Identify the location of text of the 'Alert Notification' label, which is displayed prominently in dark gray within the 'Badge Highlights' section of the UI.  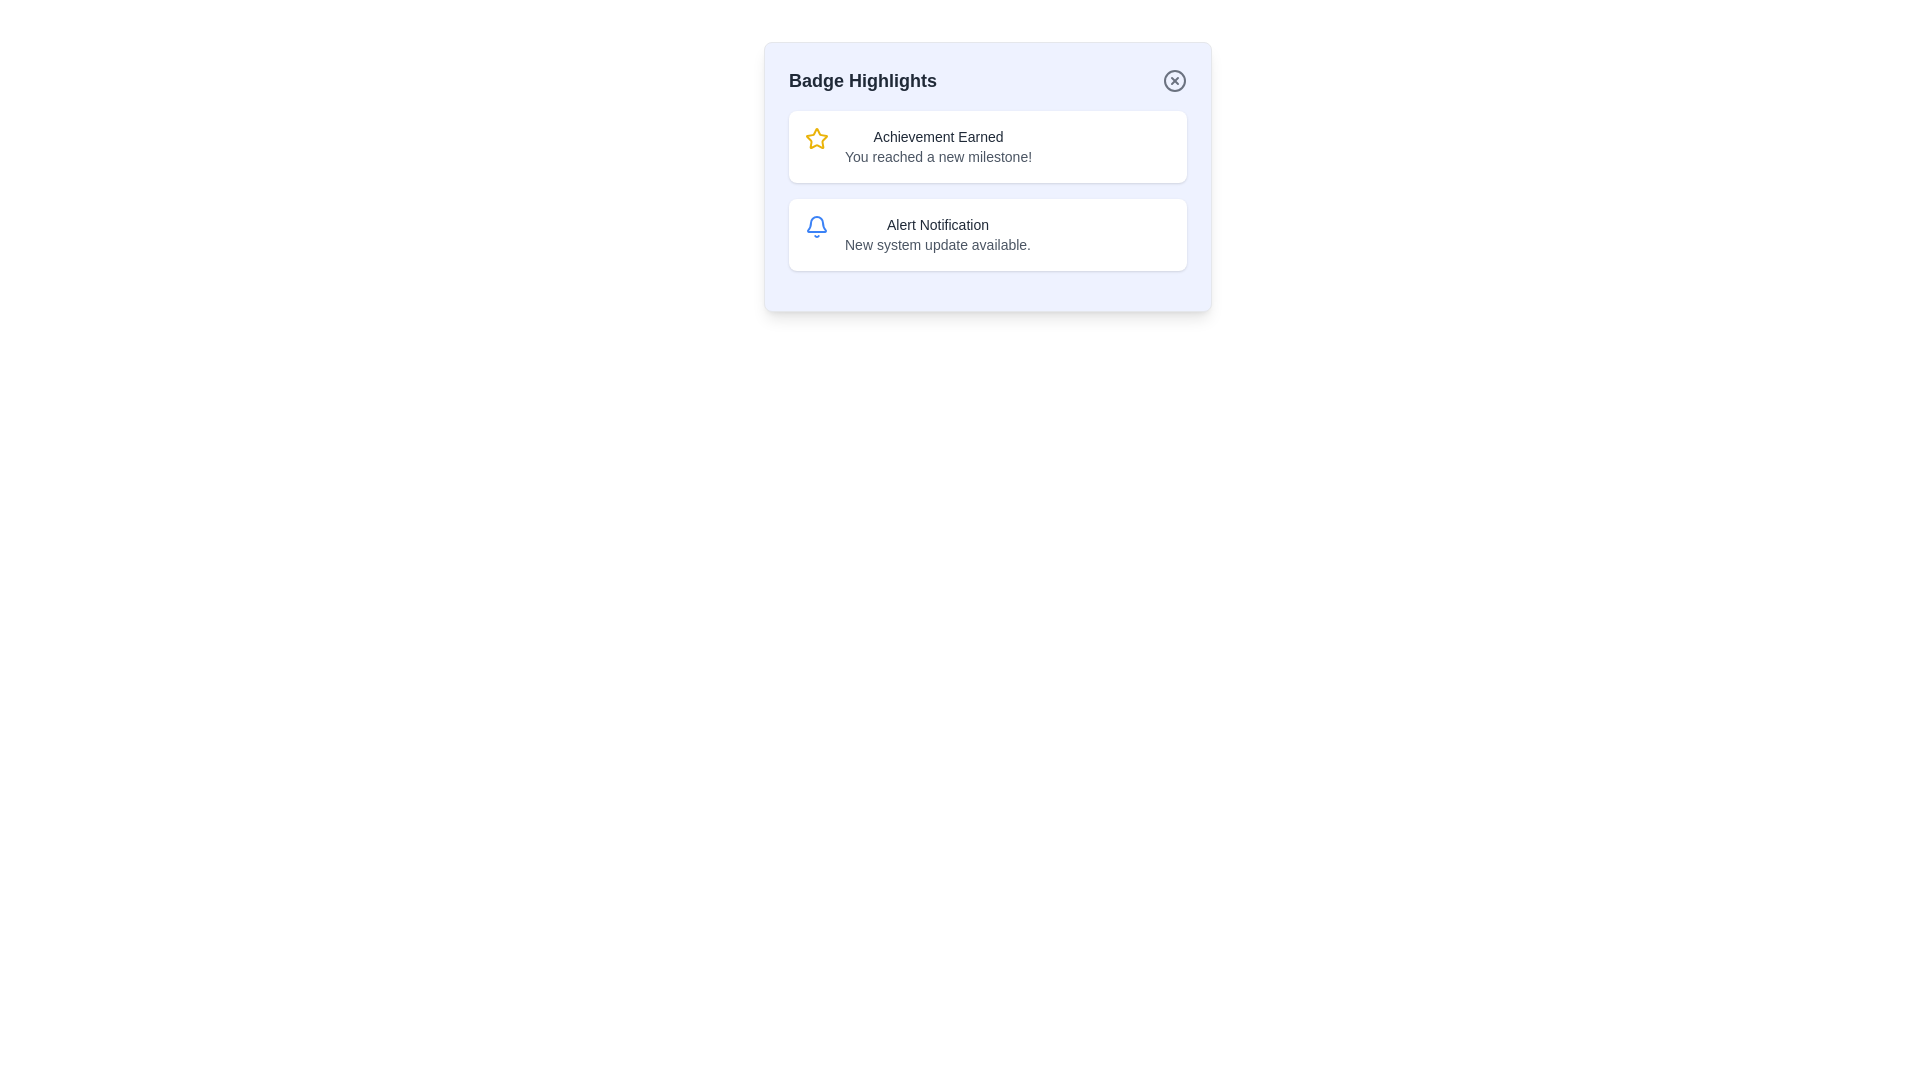
(936, 224).